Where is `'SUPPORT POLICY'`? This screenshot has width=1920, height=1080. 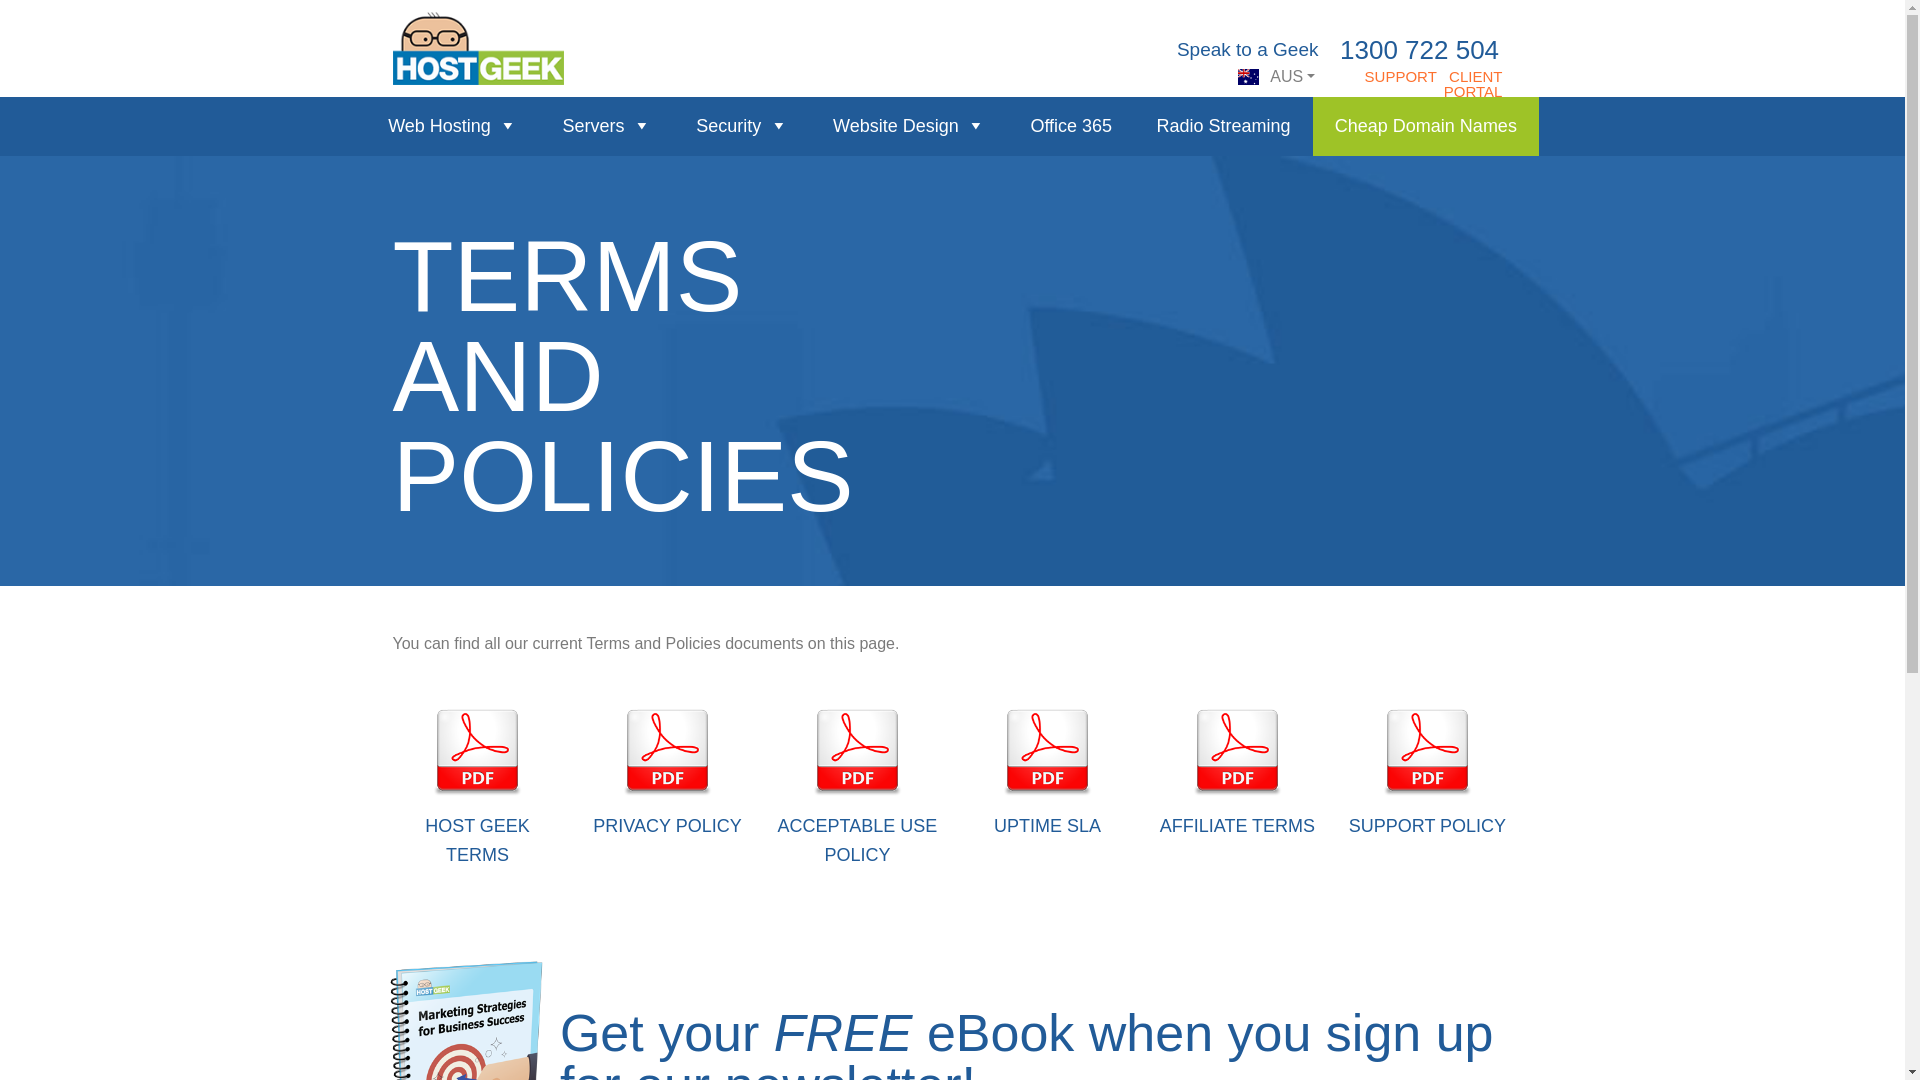
'SUPPORT POLICY' is located at coordinates (1426, 825).